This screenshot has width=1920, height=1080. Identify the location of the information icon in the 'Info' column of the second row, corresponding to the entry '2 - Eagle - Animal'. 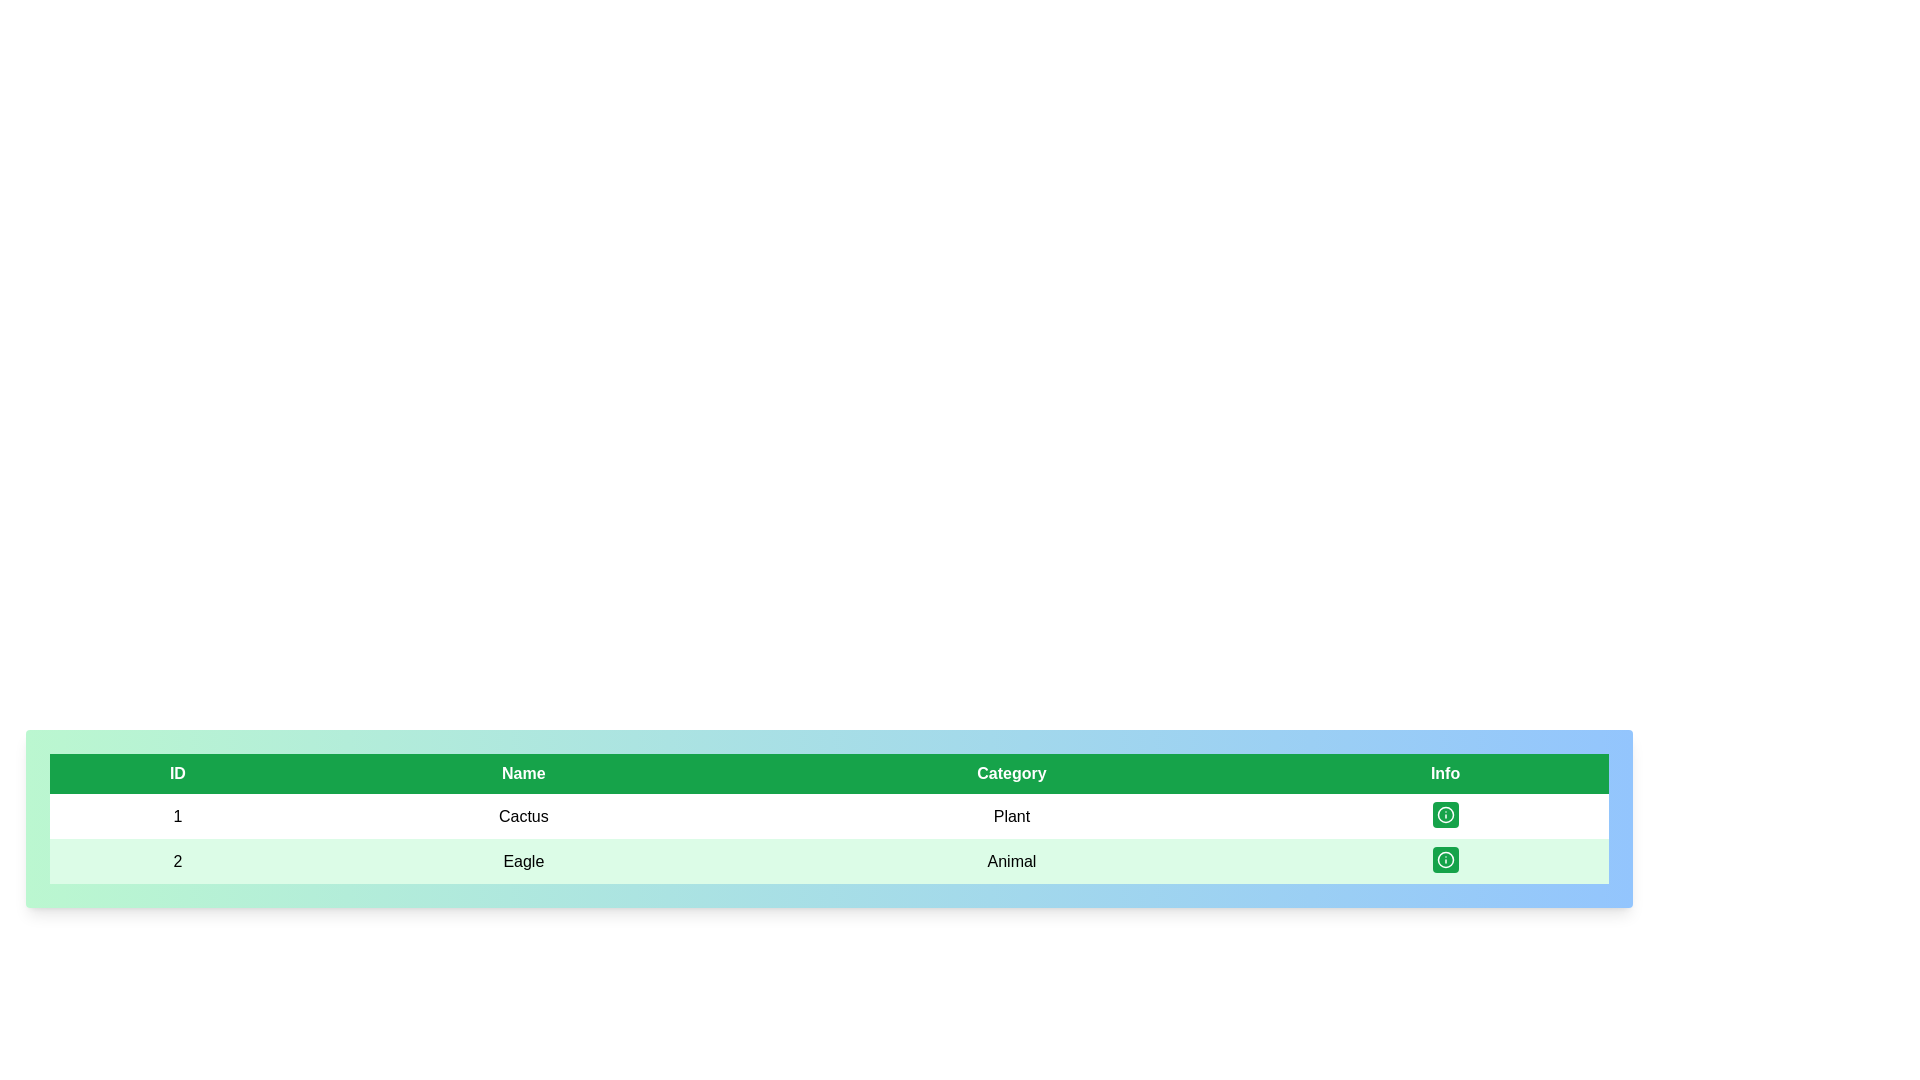
(1445, 859).